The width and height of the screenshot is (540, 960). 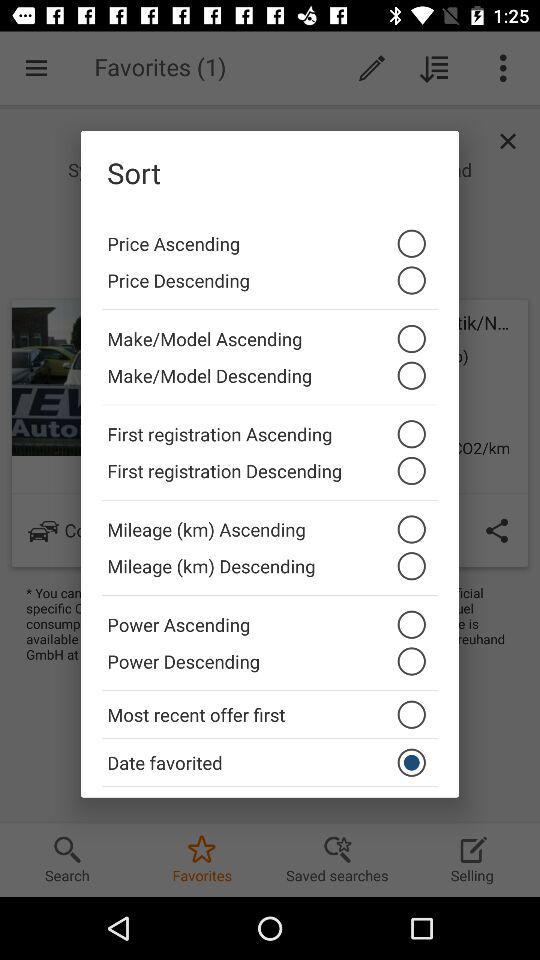 I want to click on price ascending icon, so click(x=270, y=238).